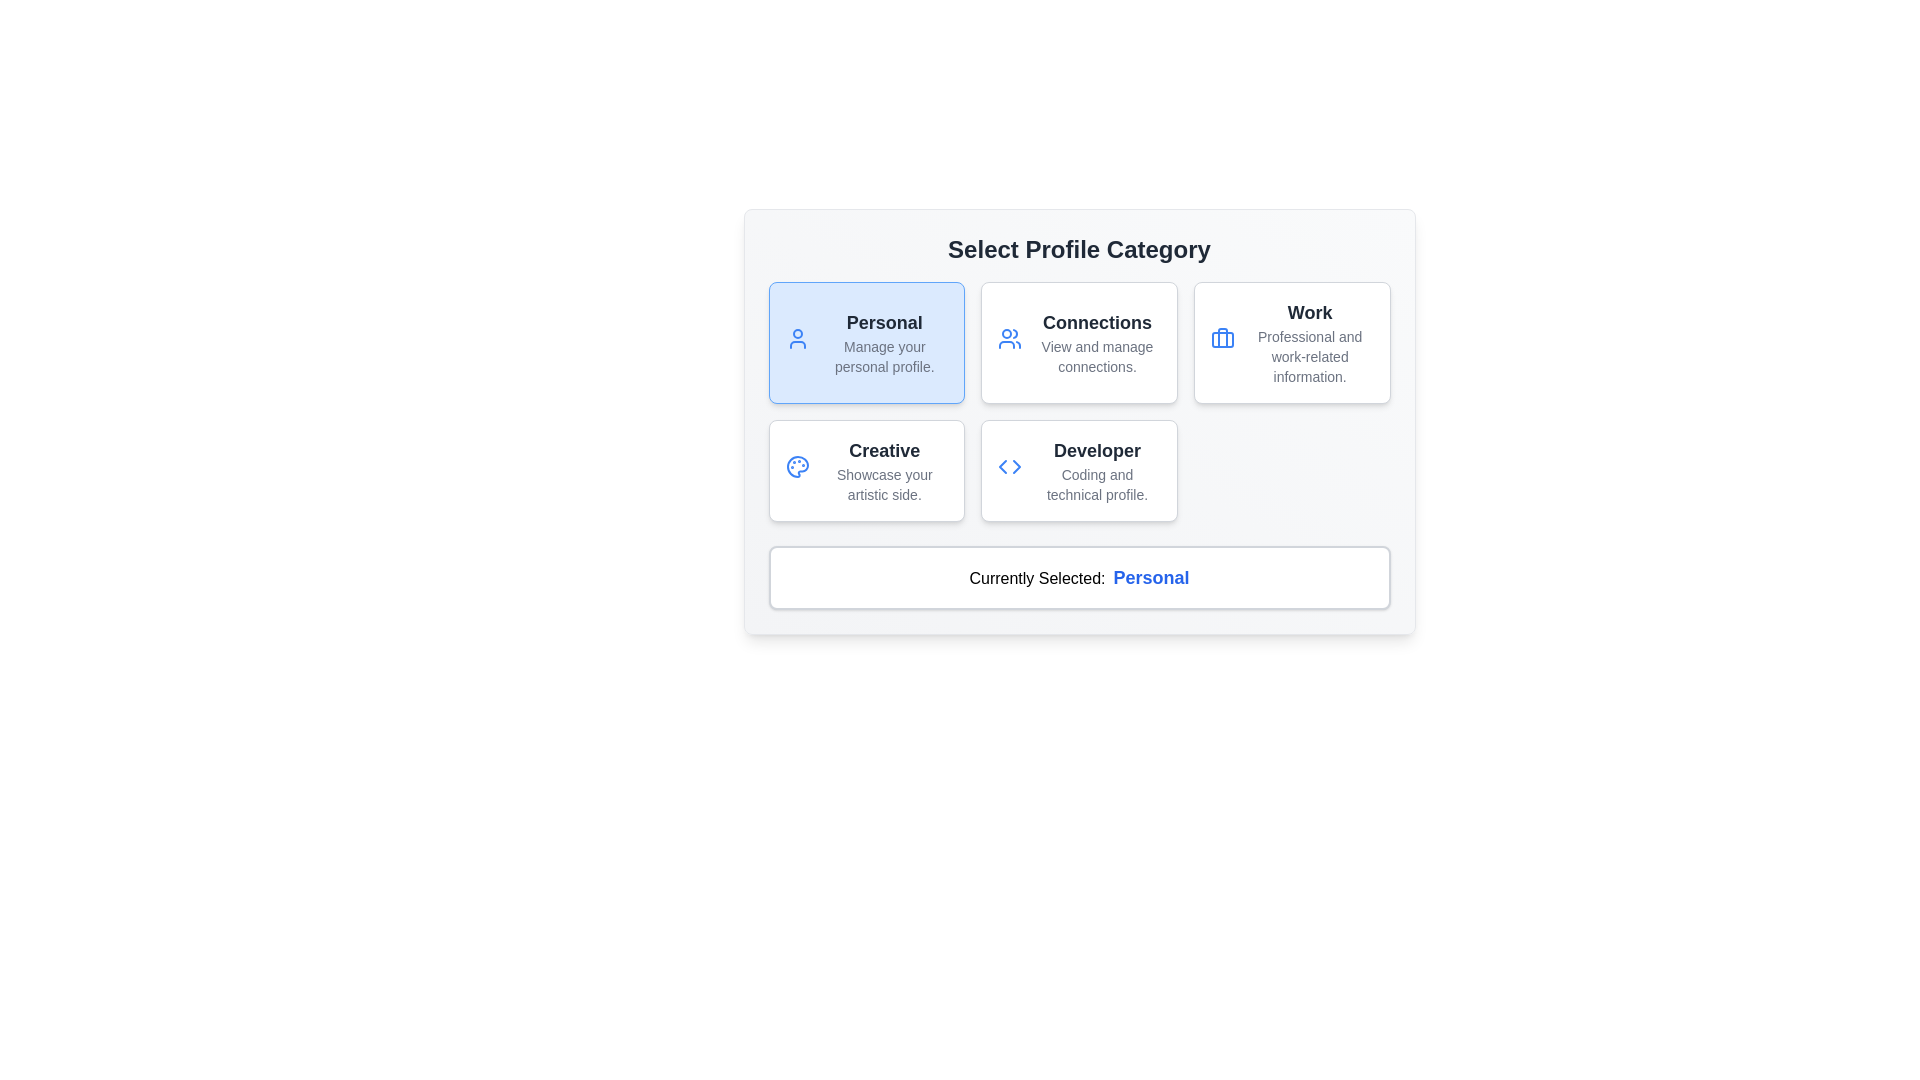 This screenshot has width=1920, height=1080. Describe the element at coordinates (1017, 466) in the screenshot. I see `the right arrow-shaped icon for navigation located in the 'Developer' profile option, indicating selection functionality` at that location.